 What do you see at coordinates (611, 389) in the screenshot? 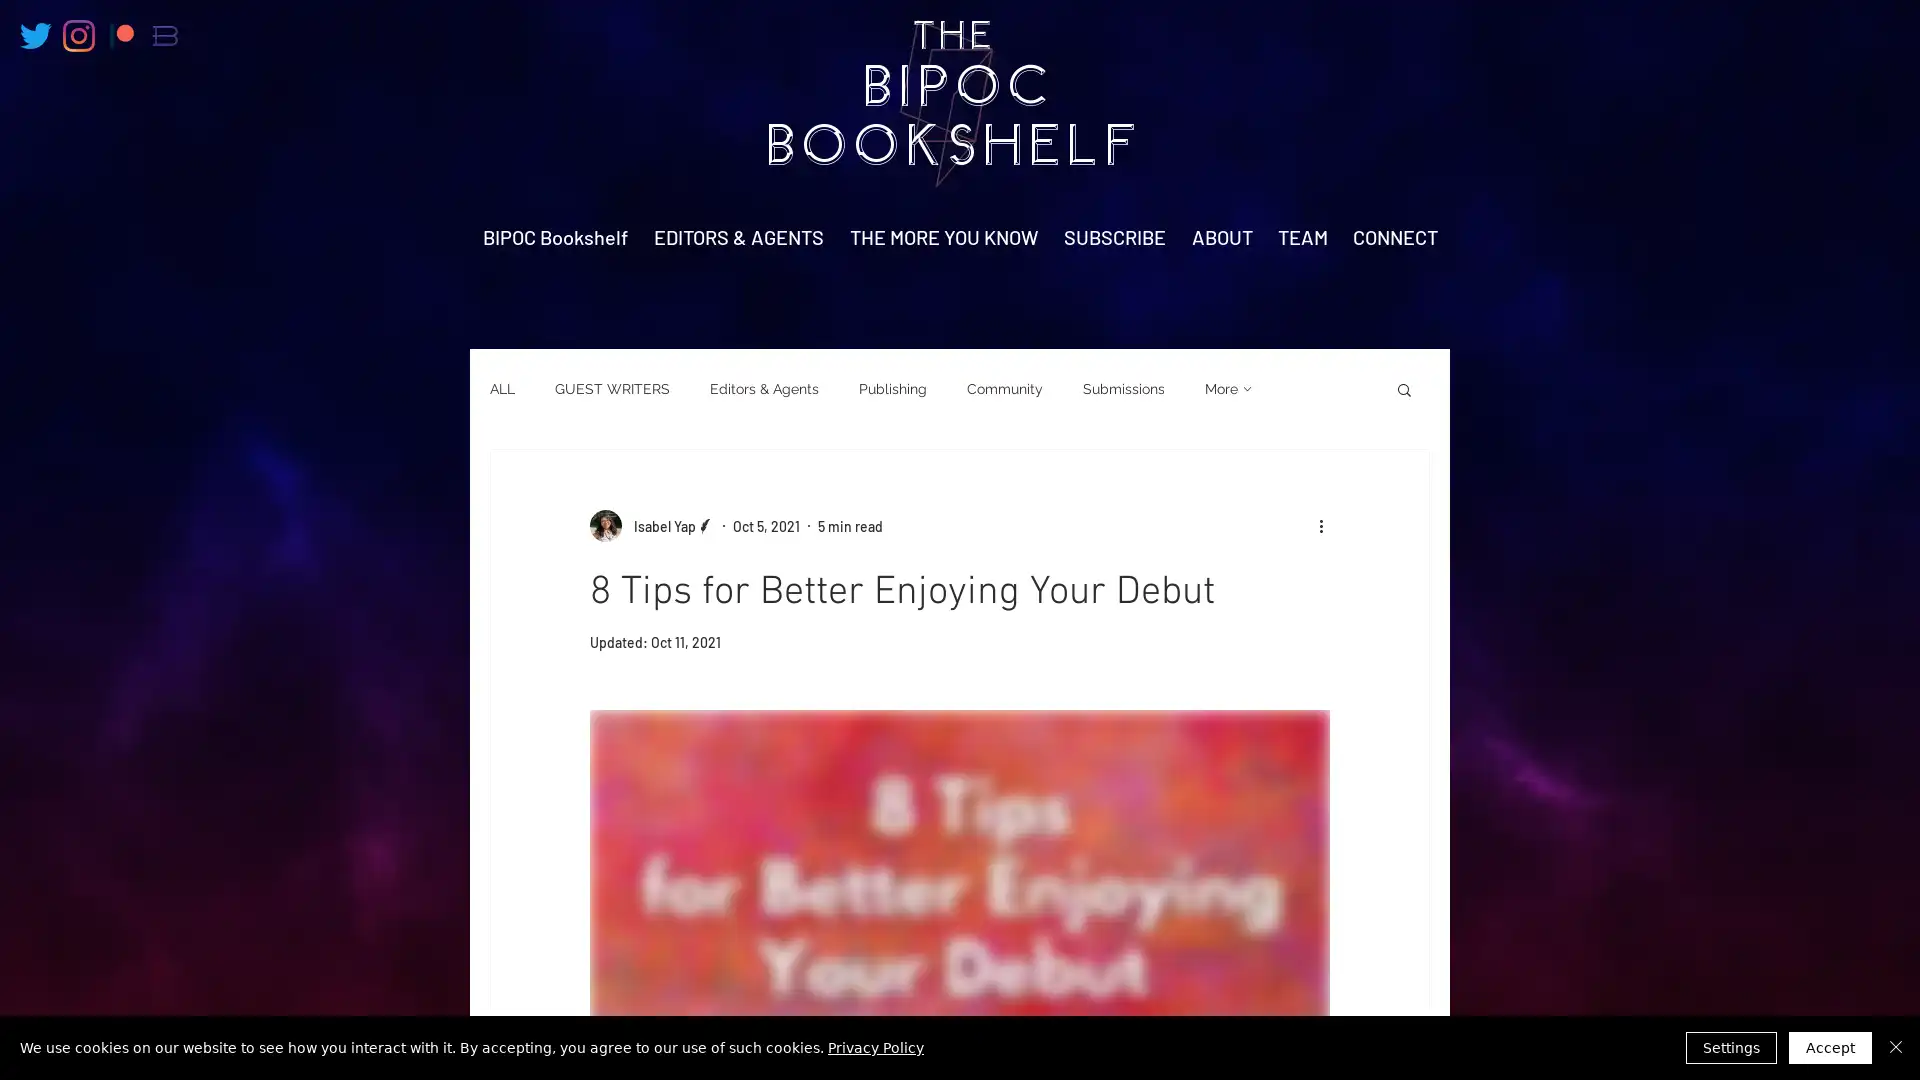
I see `GUEST WRITERS` at bounding box center [611, 389].